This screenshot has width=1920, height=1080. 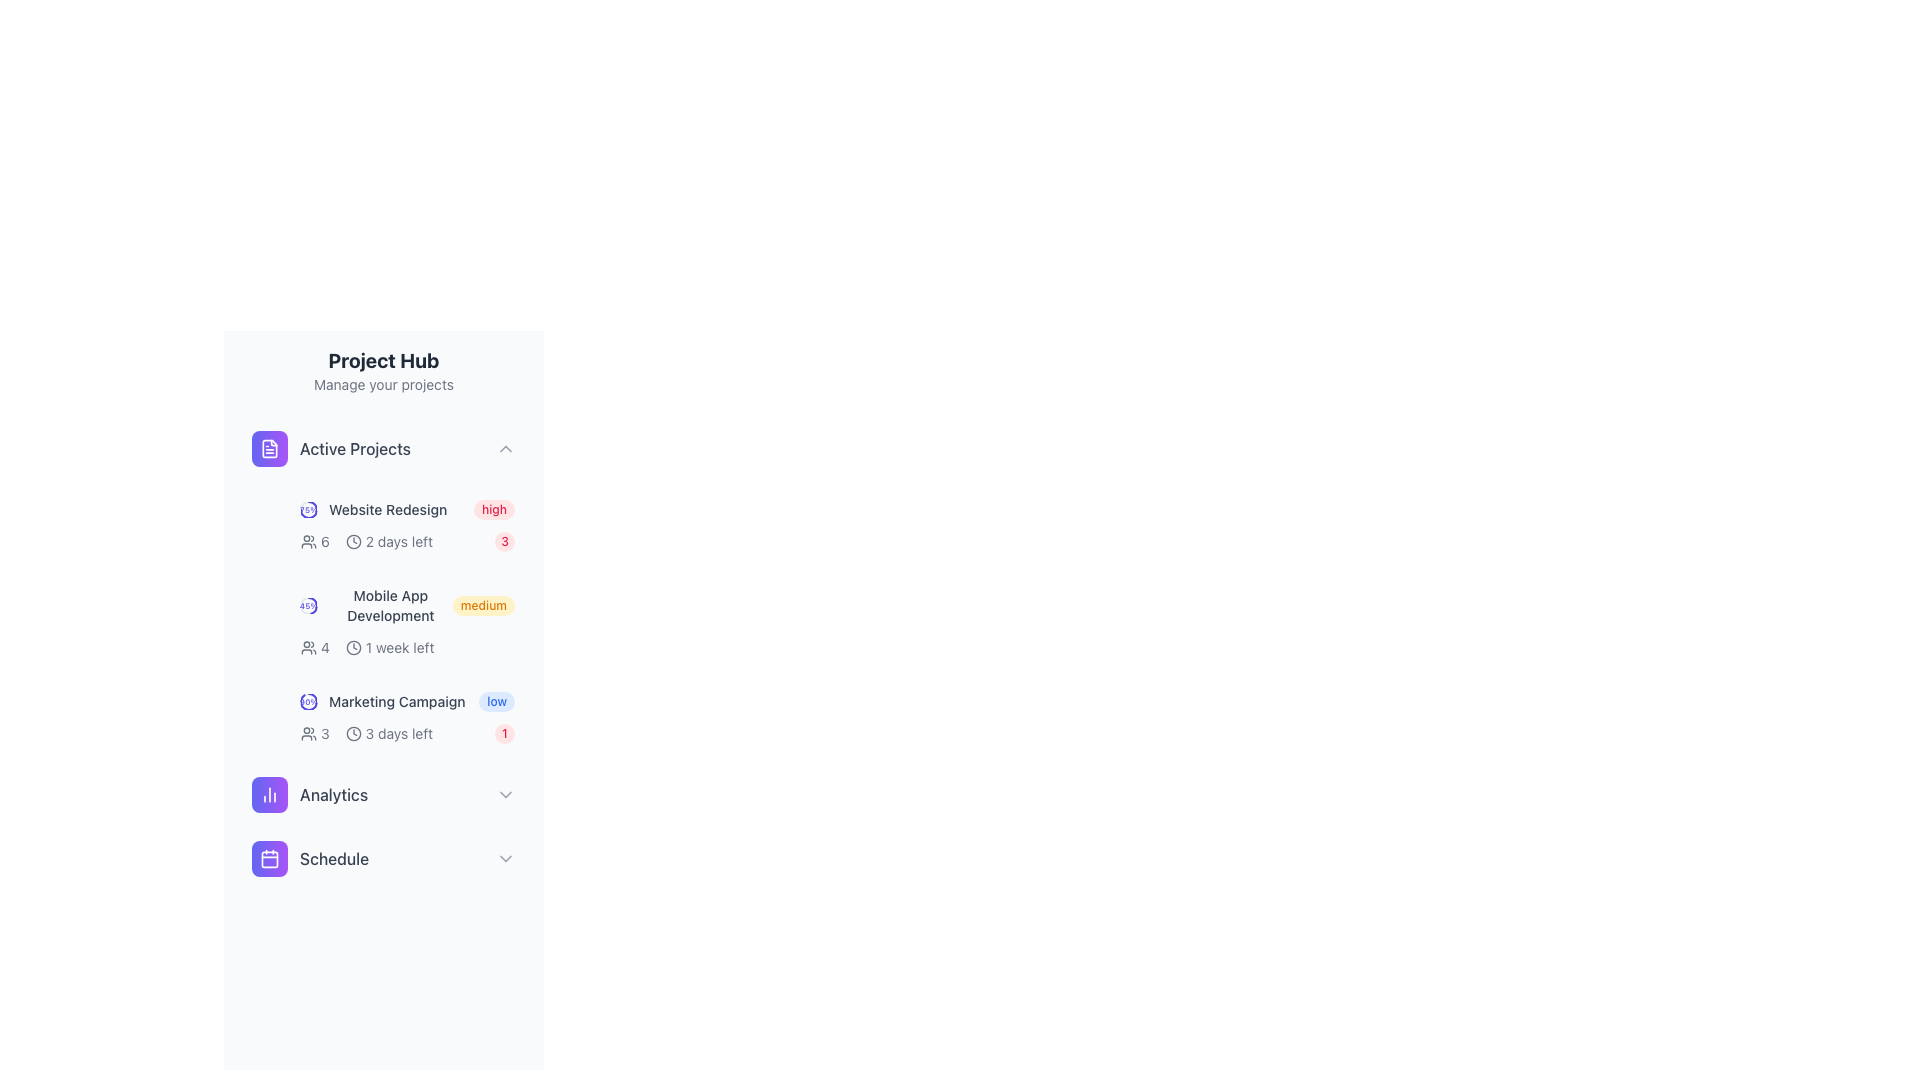 What do you see at coordinates (399, 733) in the screenshot?
I see `text label displaying '3 days left' located next to the clock icon in the 'Active Projects' section of the 'Marketing Campaign' project details` at bounding box center [399, 733].